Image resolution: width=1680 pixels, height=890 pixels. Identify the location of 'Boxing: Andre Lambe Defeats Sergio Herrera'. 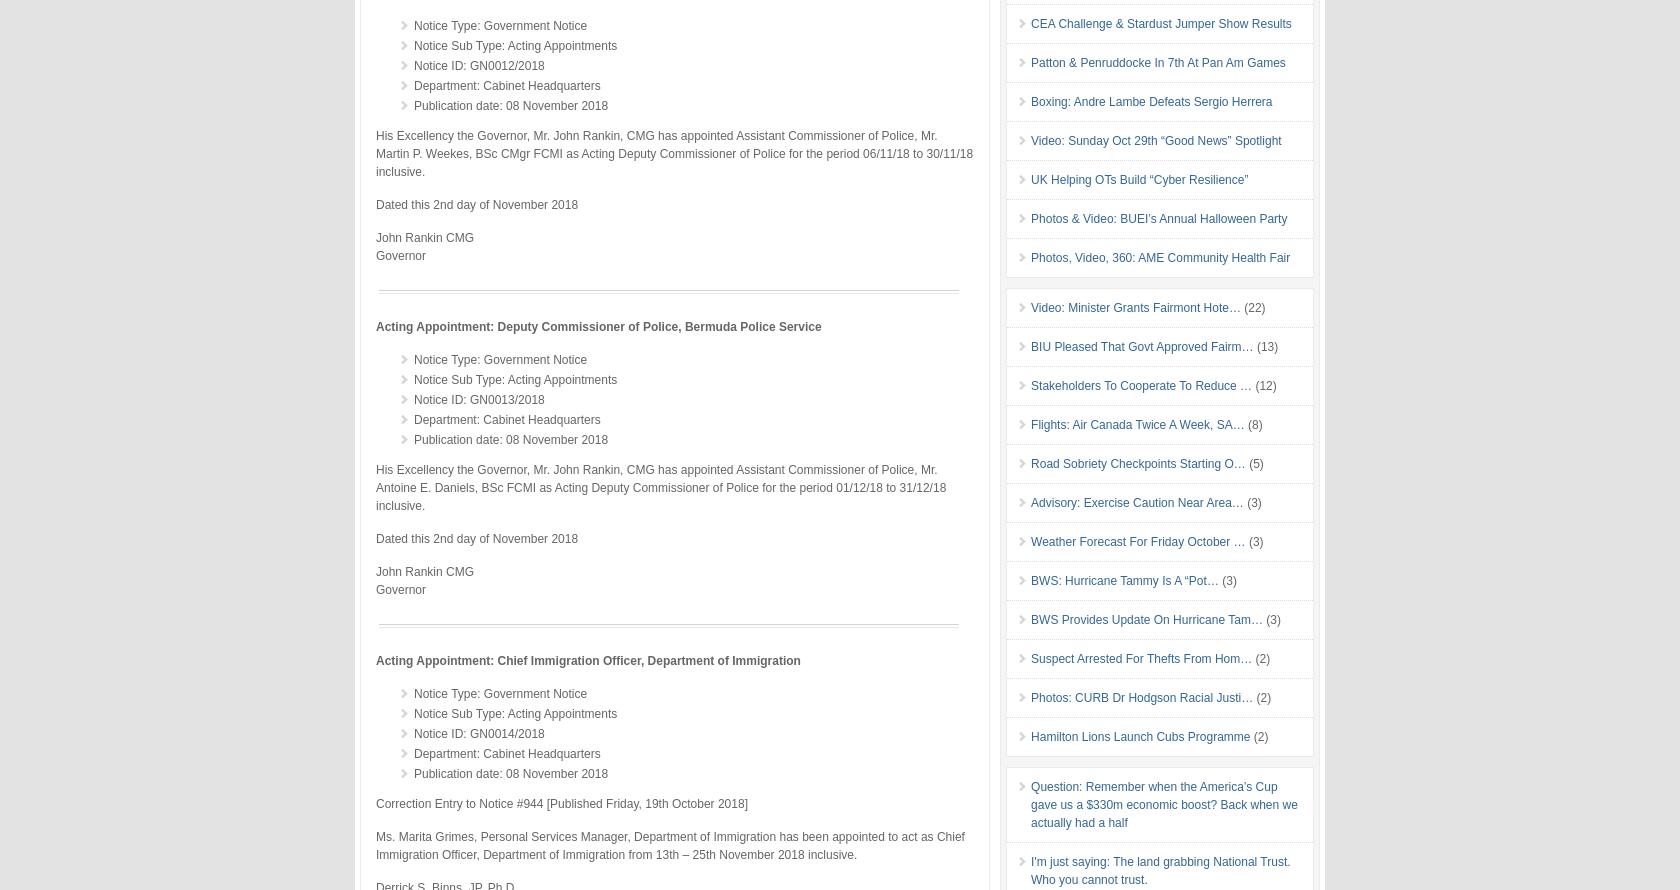
(1031, 100).